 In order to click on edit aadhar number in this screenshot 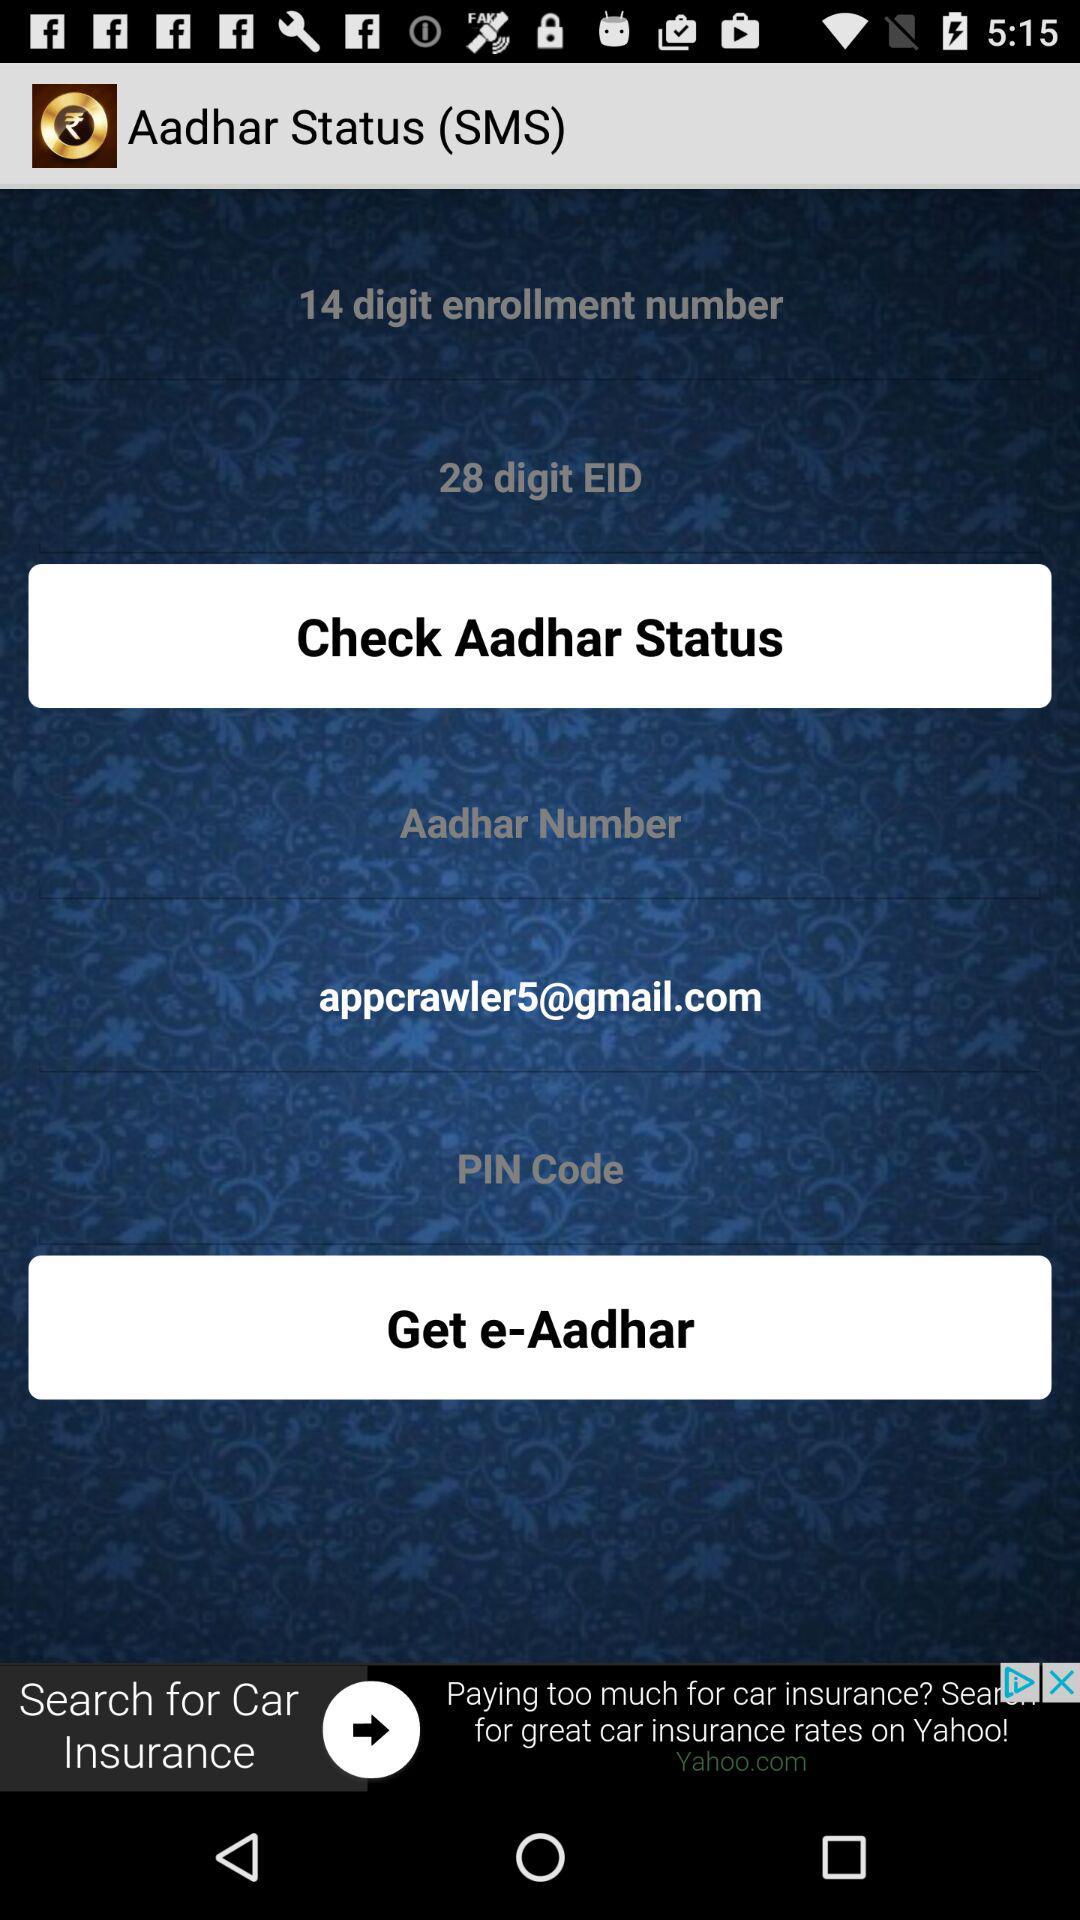, I will do `click(540, 823)`.